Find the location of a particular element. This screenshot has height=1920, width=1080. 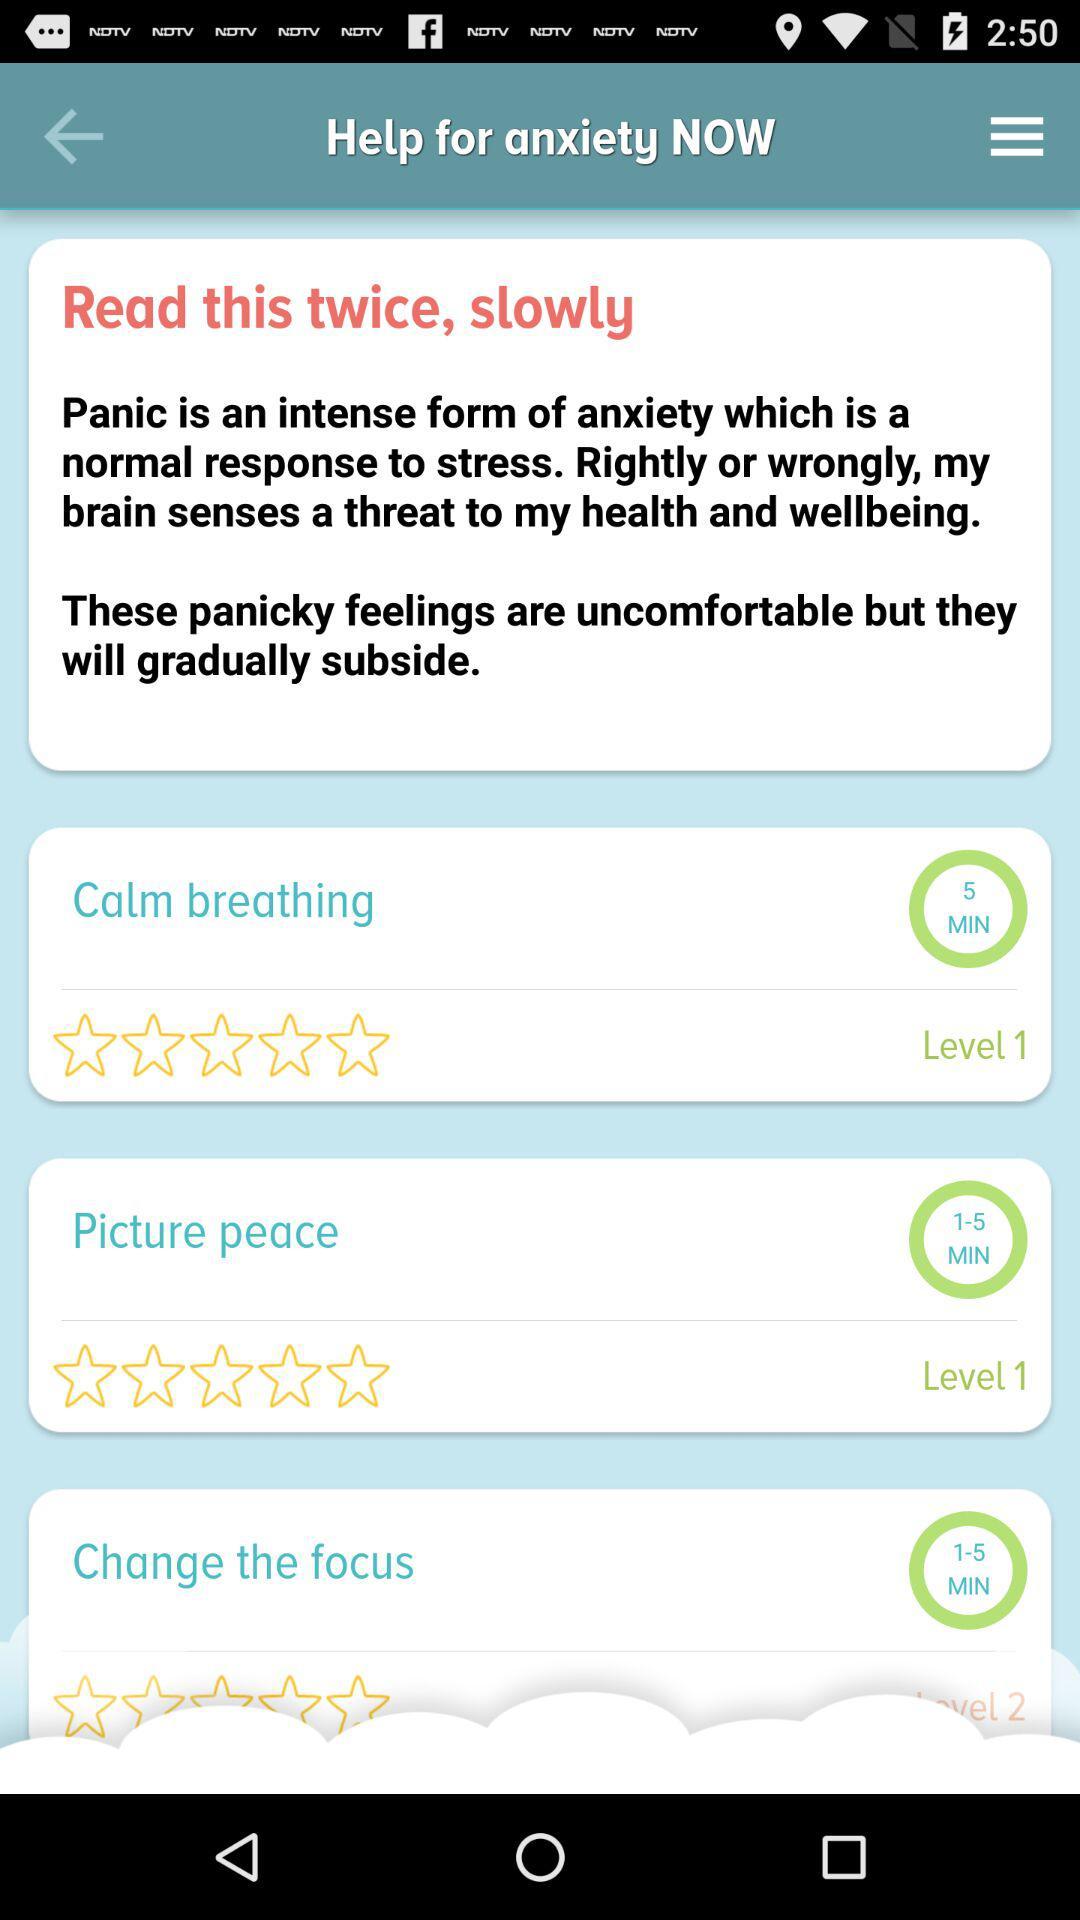

the item above the read this twice item is located at coordinates (72, 135).